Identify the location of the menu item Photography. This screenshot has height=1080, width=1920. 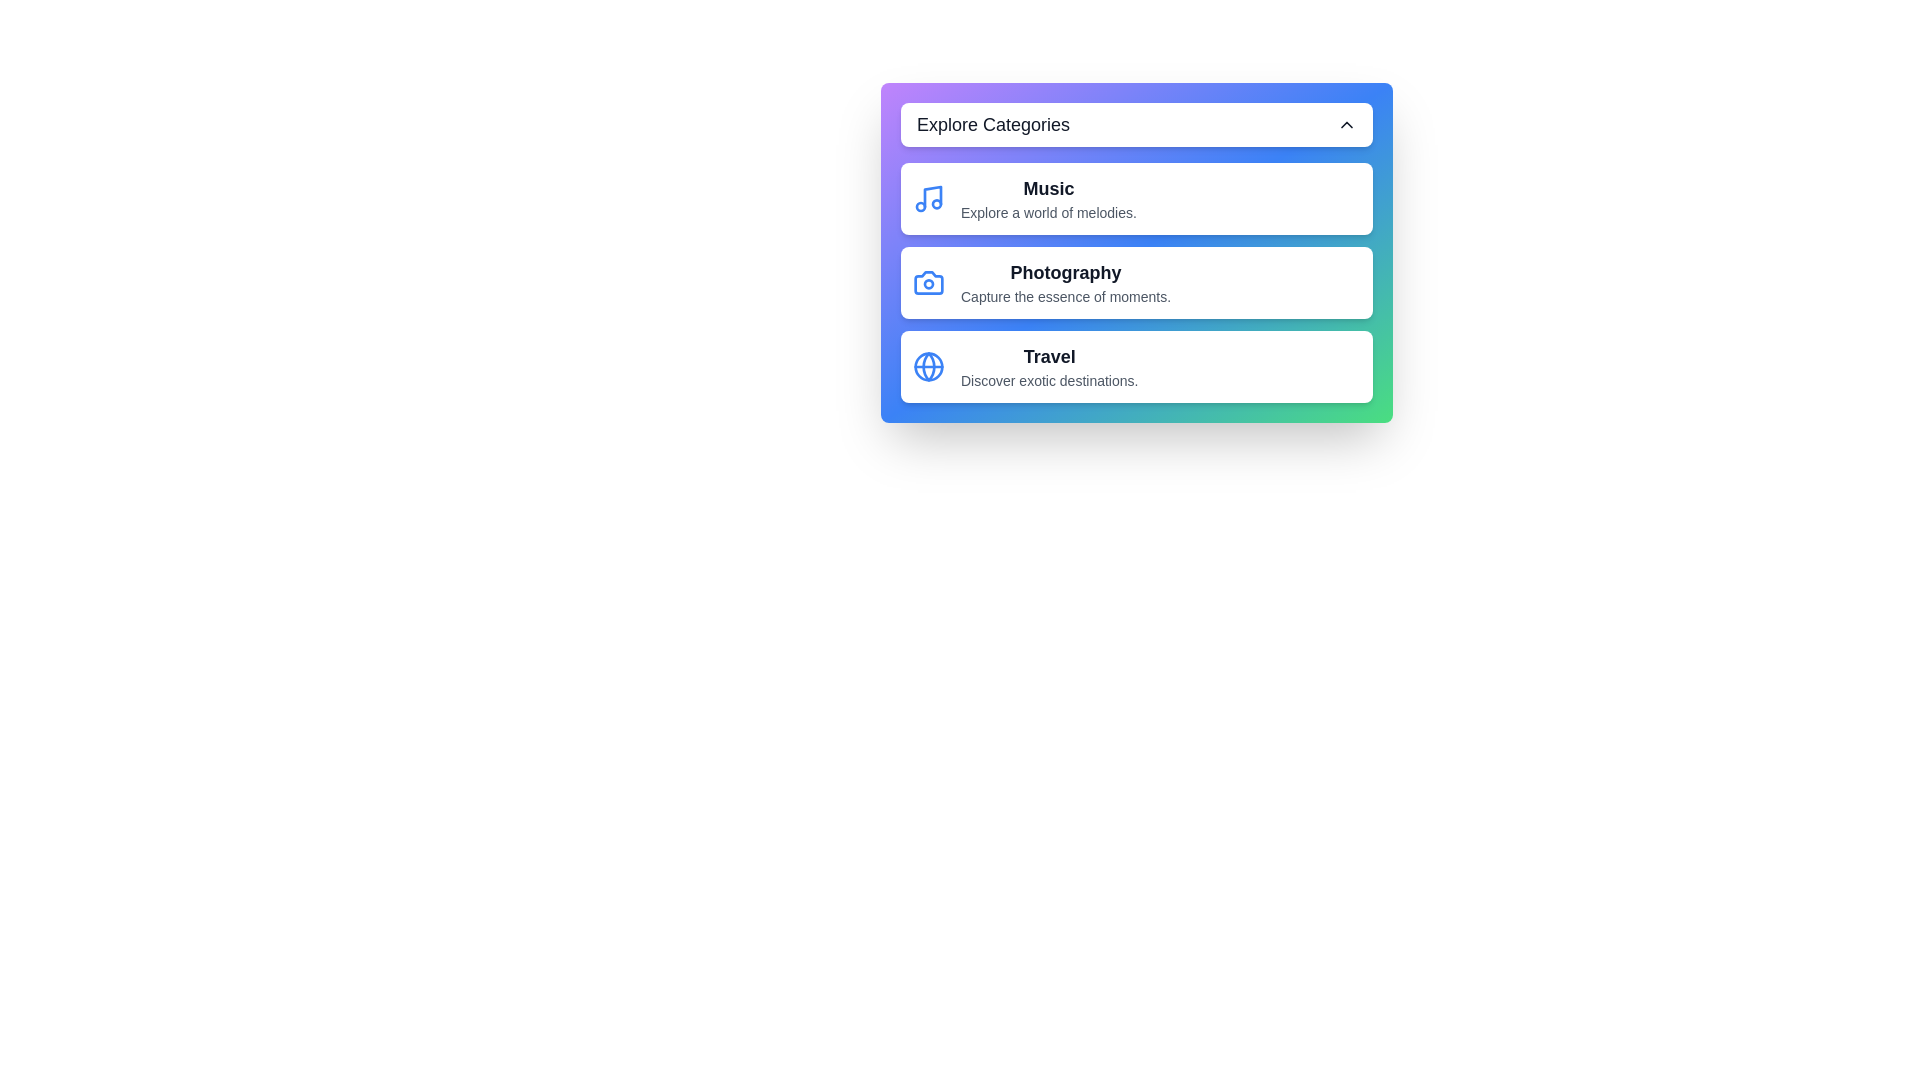
(1137, 282).